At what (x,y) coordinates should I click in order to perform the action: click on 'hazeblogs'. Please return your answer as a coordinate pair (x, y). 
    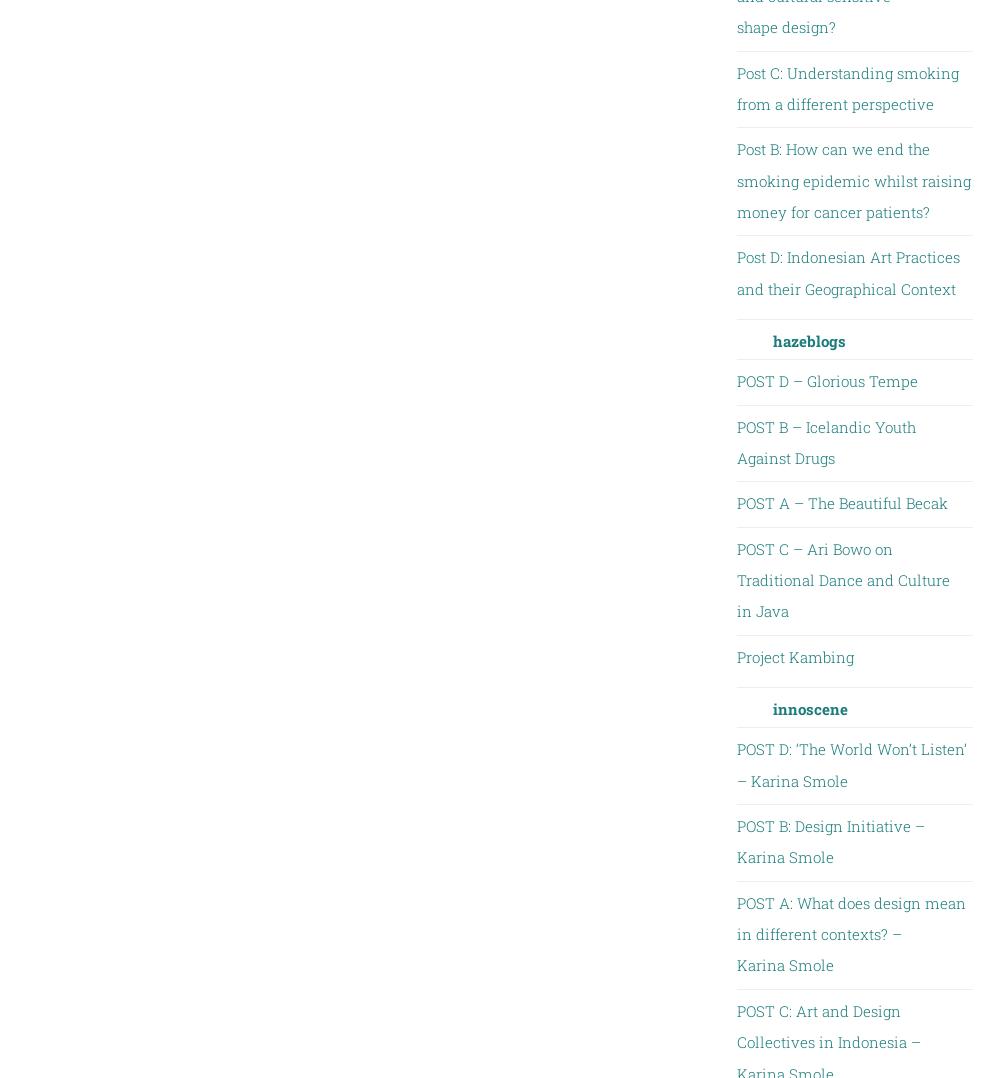
    Looking at the image, I should click on (772, 339).